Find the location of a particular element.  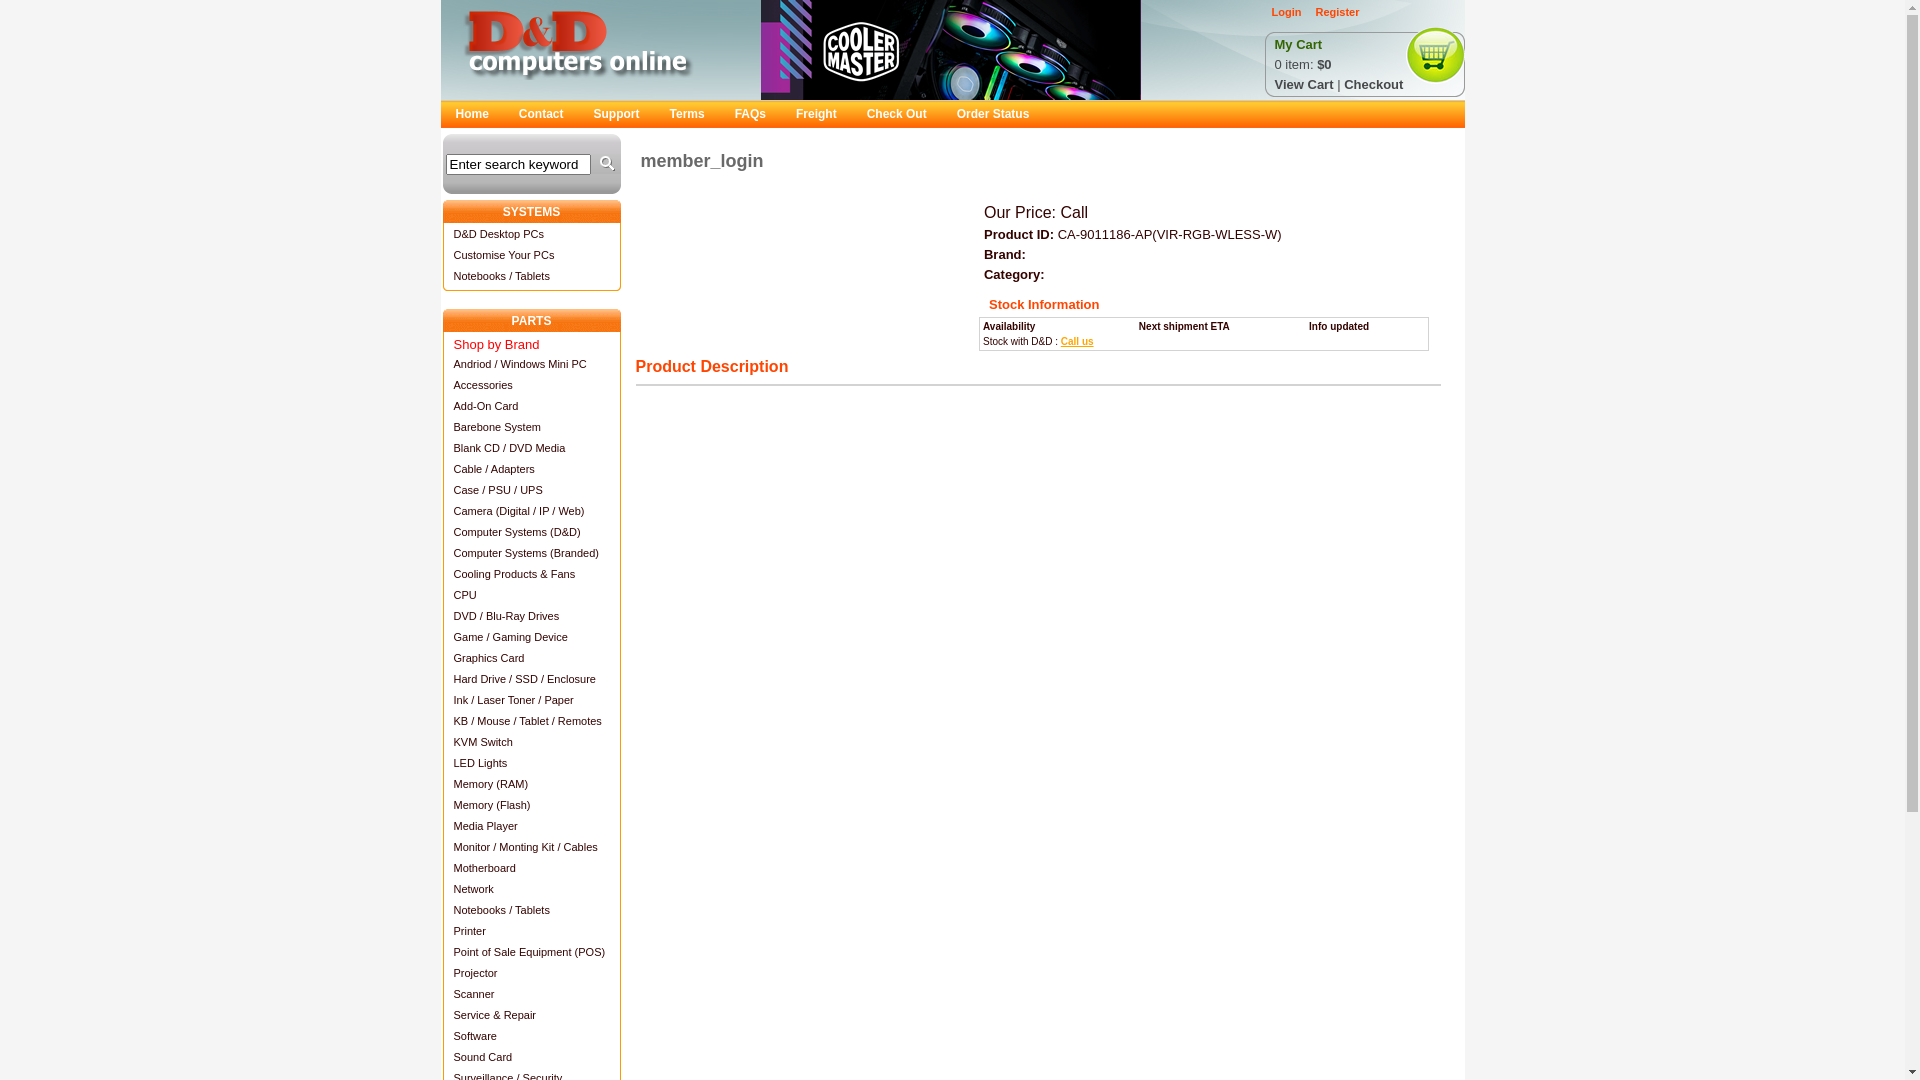

'LED Lights' is located at coordinates (531, 762).